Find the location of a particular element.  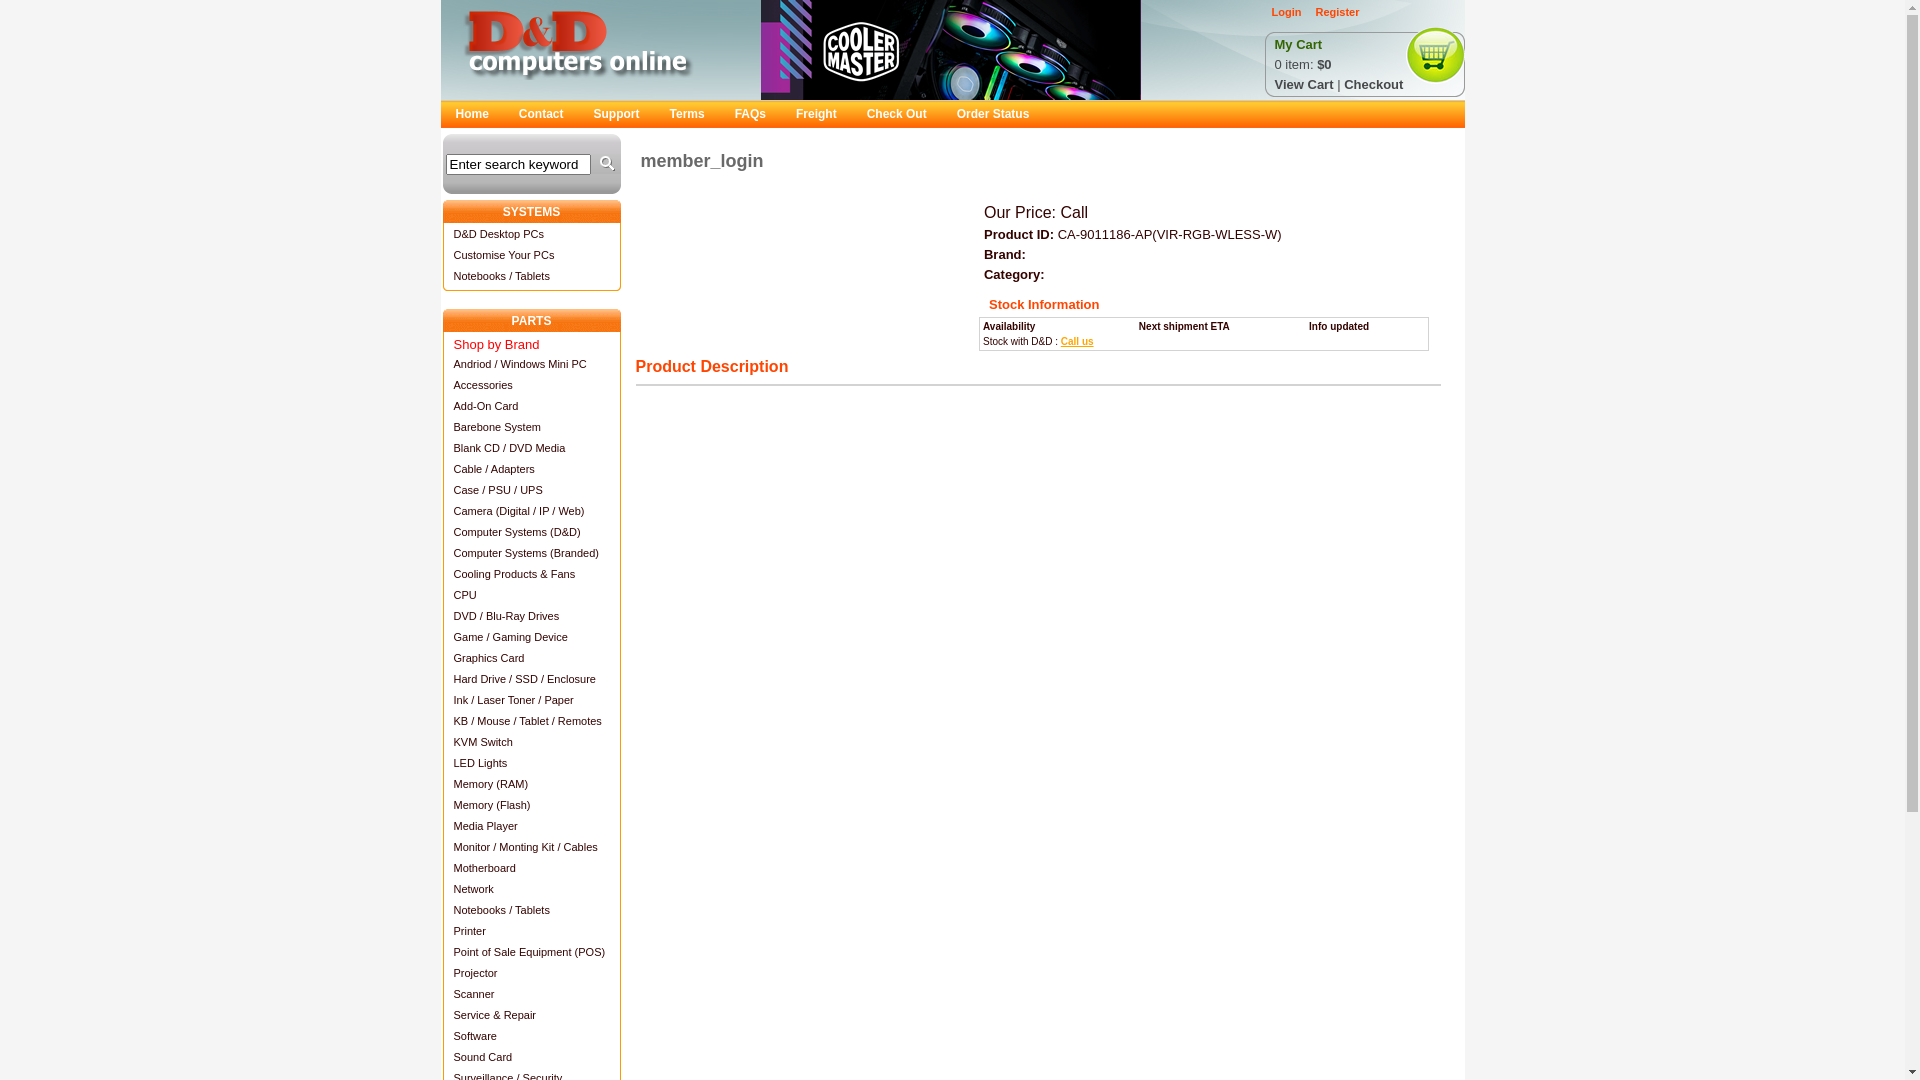

'LED Lights' is located at coordinates (531, 762).